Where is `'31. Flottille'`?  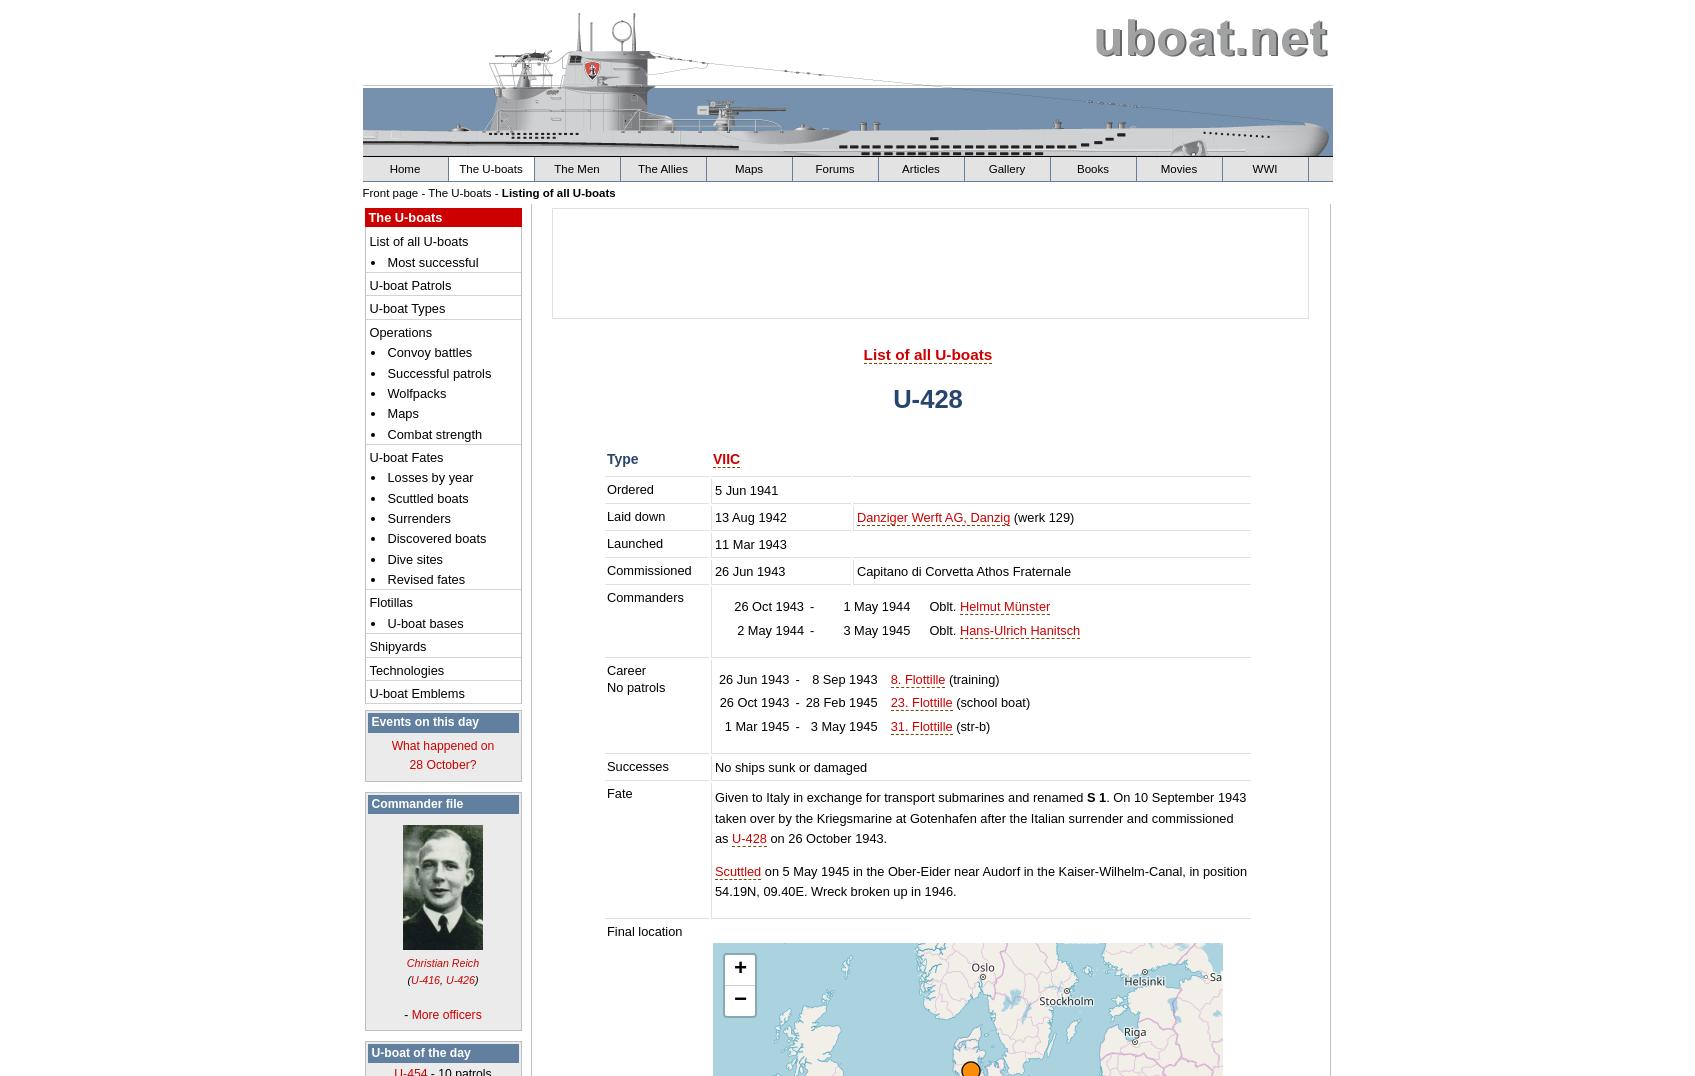
'31. Flottille' is located at coordinates (921, 725).